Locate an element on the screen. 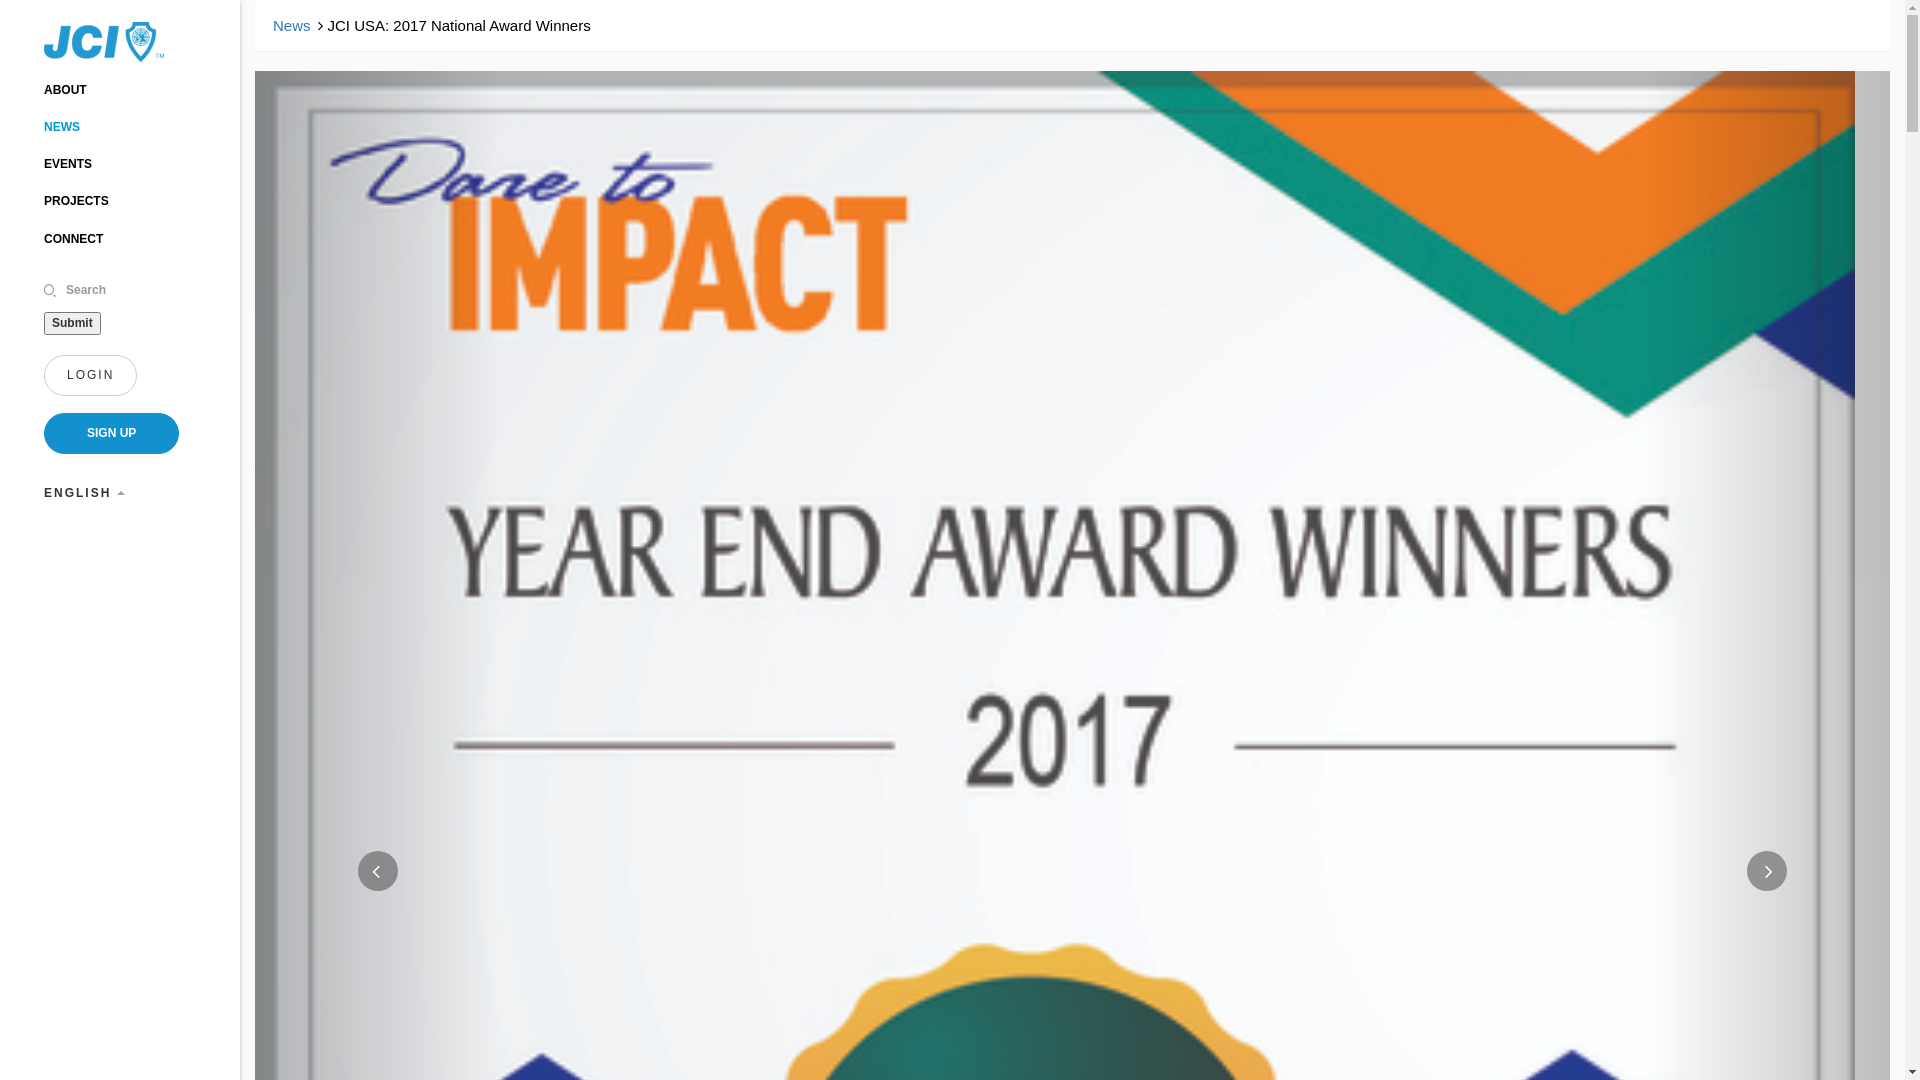 This screenshot has width=1920, height=1080. 'EVENTS' is located at coordinates (67, 163).